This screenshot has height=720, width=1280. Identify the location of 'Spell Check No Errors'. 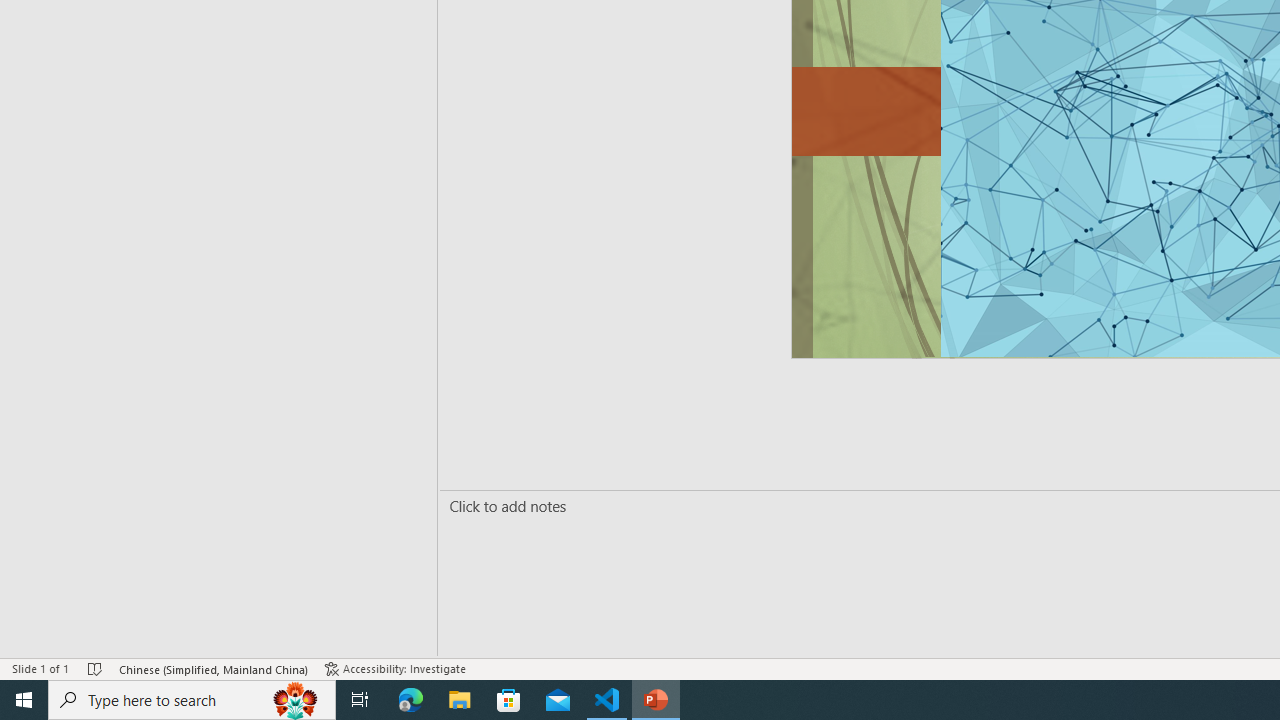
(95, 669).